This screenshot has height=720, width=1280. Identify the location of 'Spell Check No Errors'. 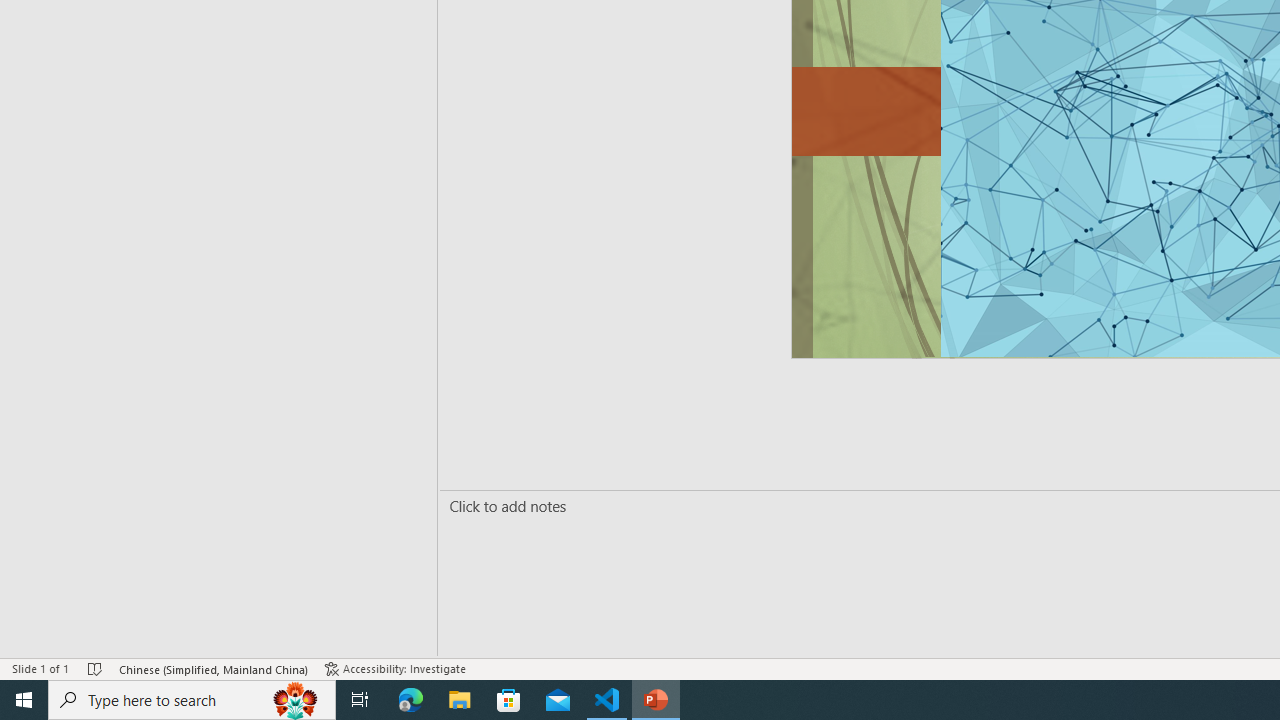
(95, 669).